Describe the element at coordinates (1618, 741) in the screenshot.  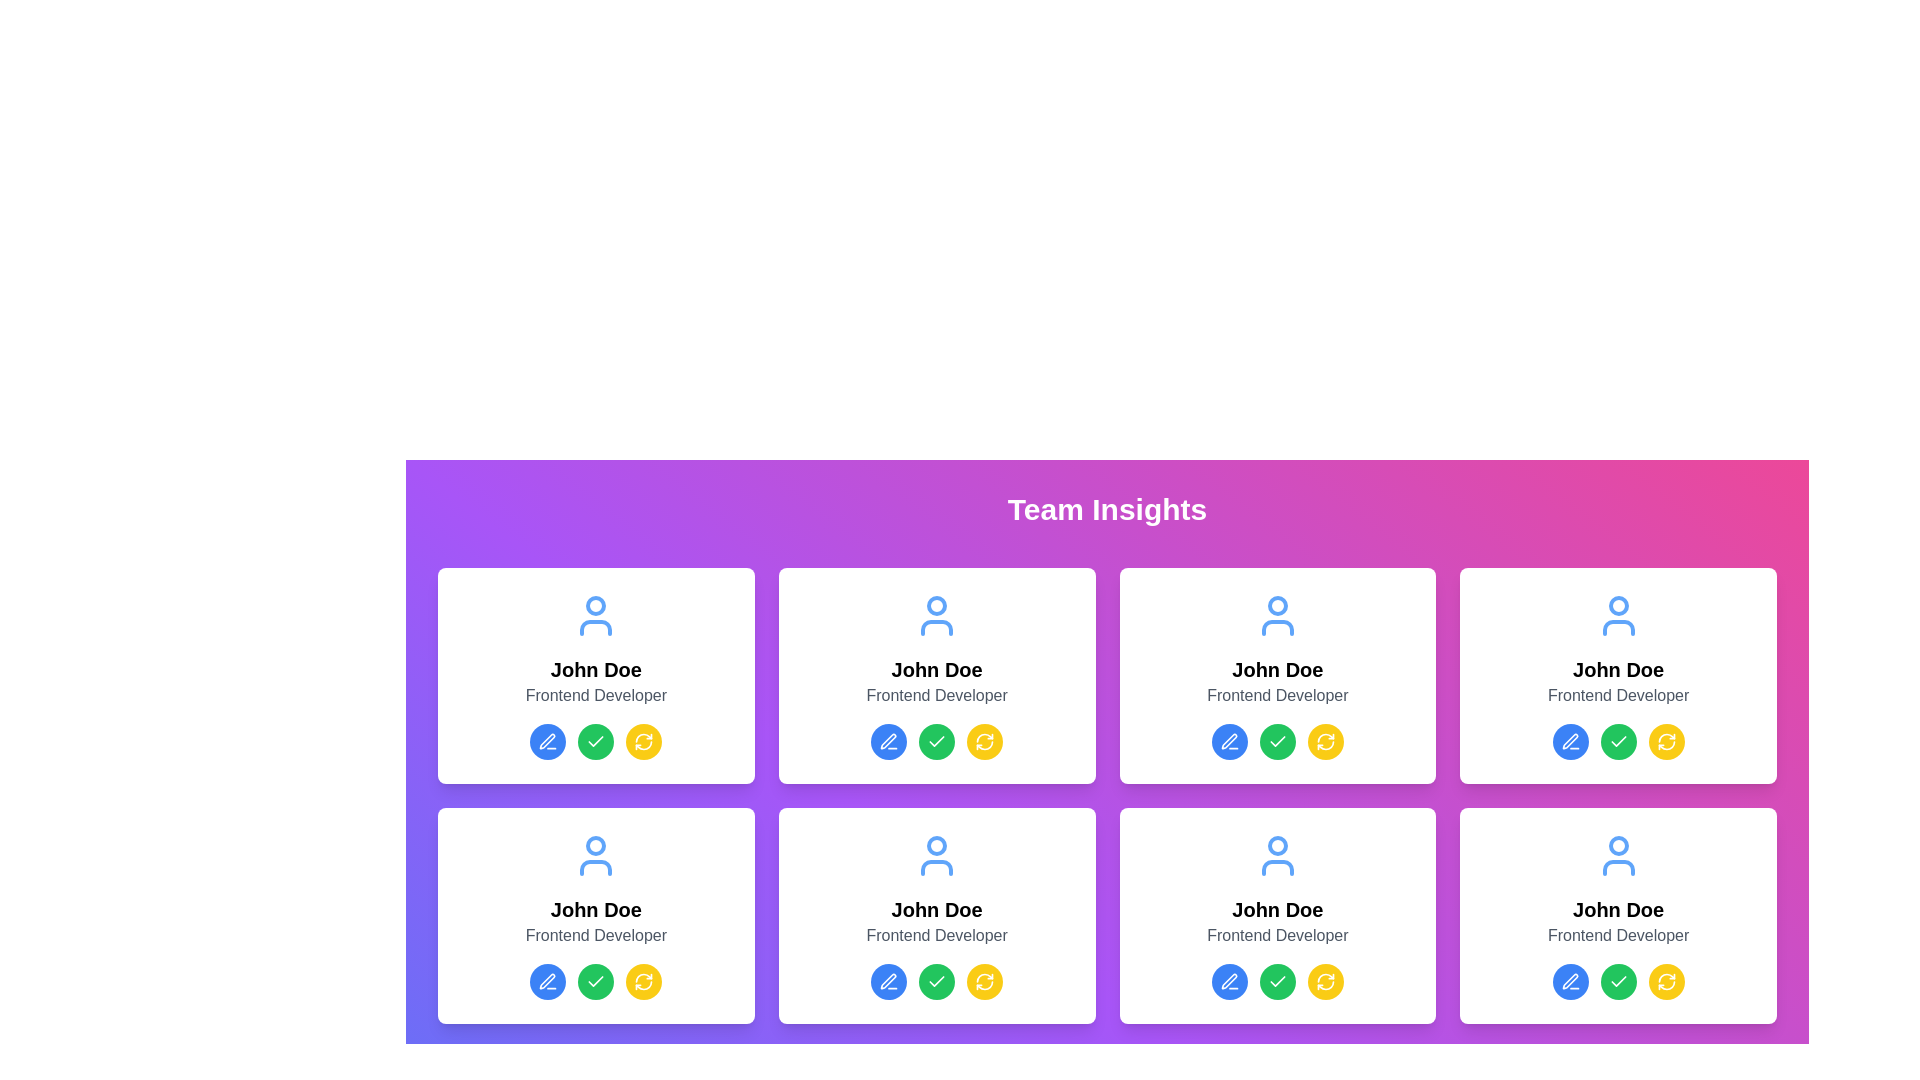
I see `the confirmation button associated with the 'John Doe' card, which is the second button in a row of three circular buttons at the bottom of the card` at that location.